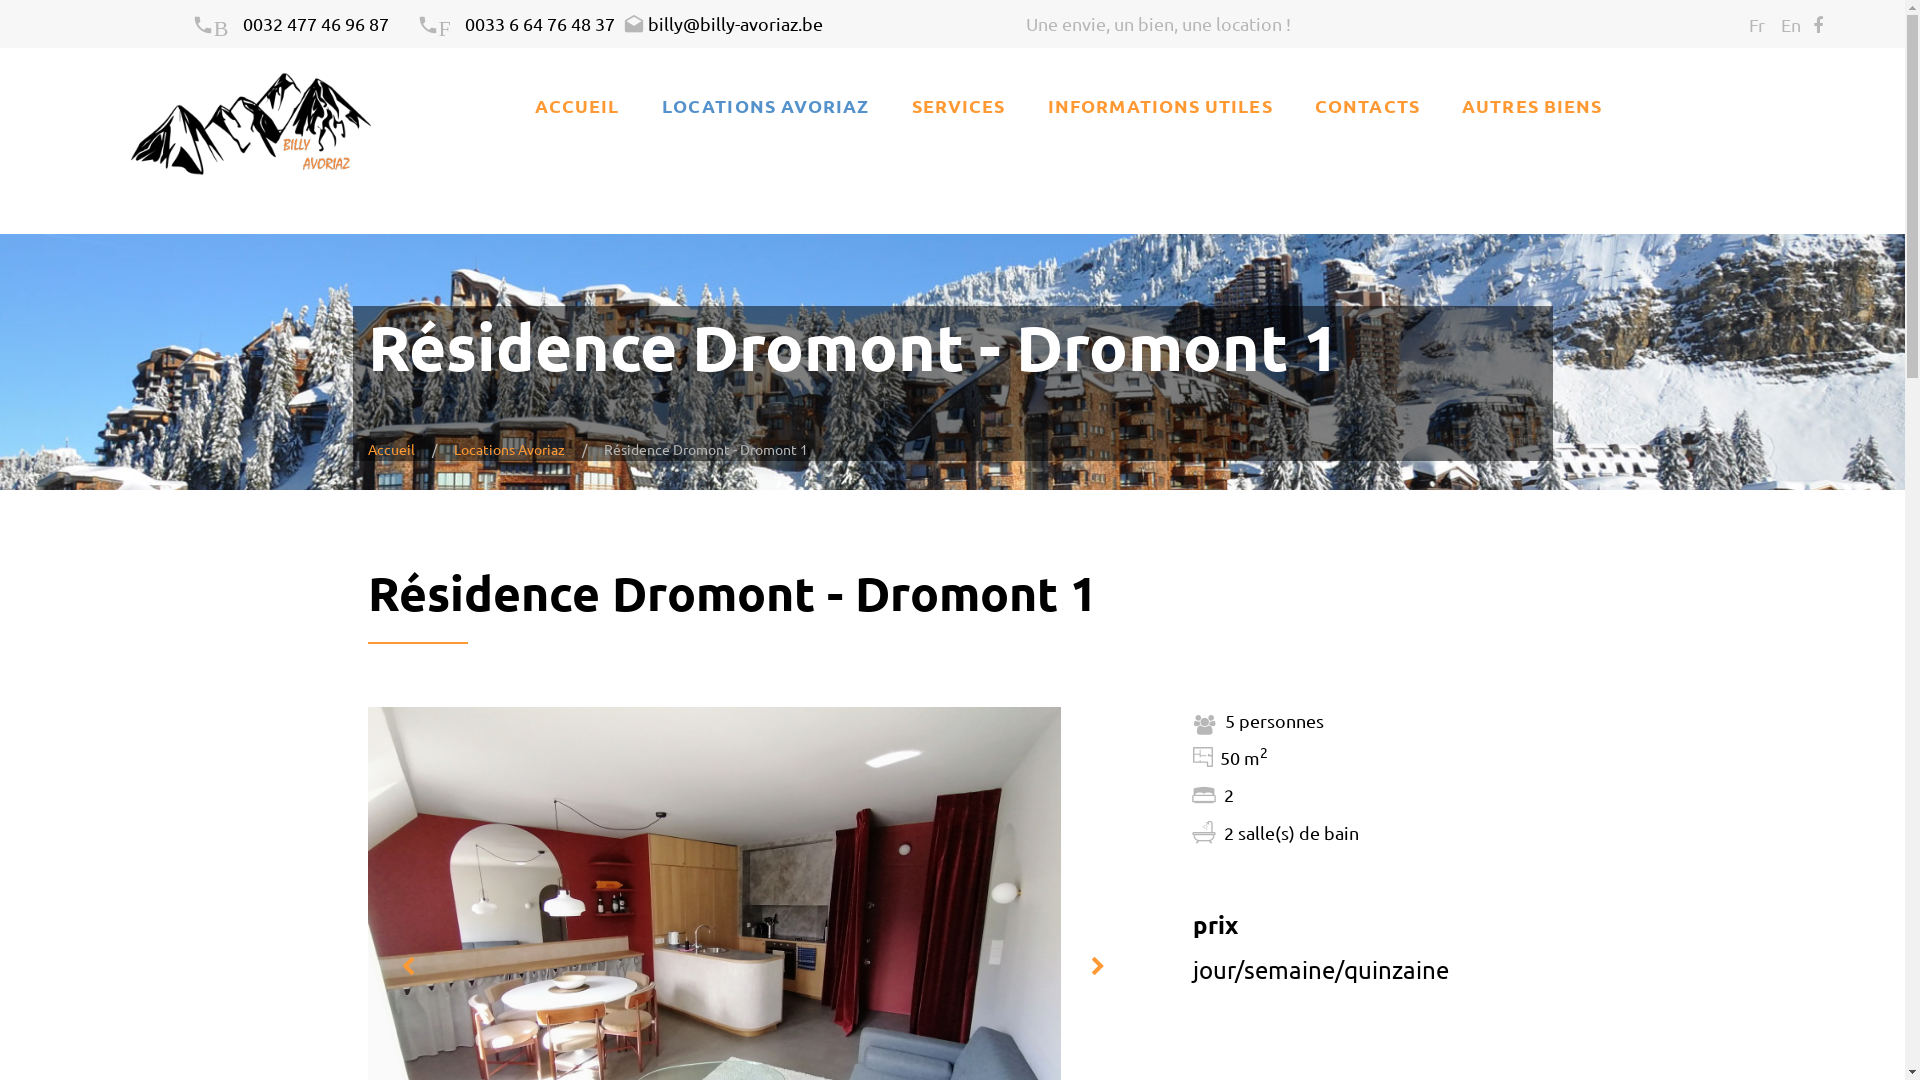  I want to click on 'ACCUEIL', so click(576, 105).